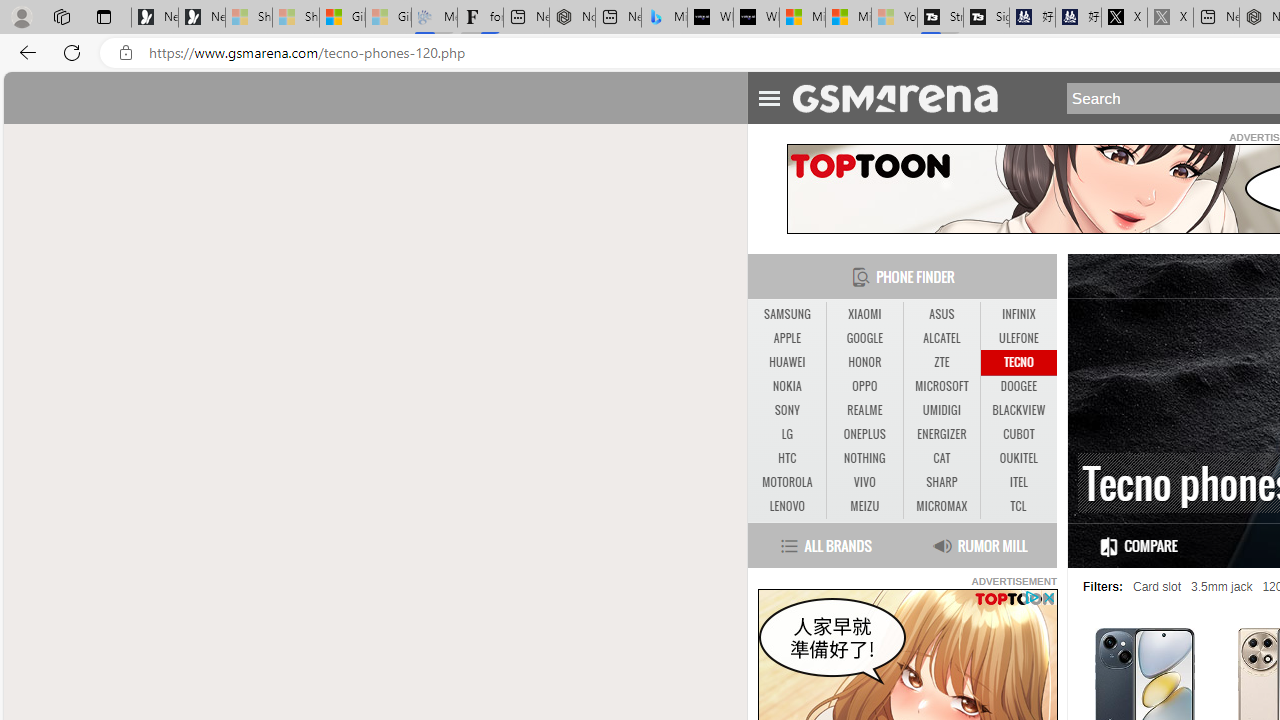 The height and width of the screenshot is (720, 1280). What do you see at coordinates (940, 337) in the screenshot?
I see `'ALCATEL'` at bounding box center [940, 337].